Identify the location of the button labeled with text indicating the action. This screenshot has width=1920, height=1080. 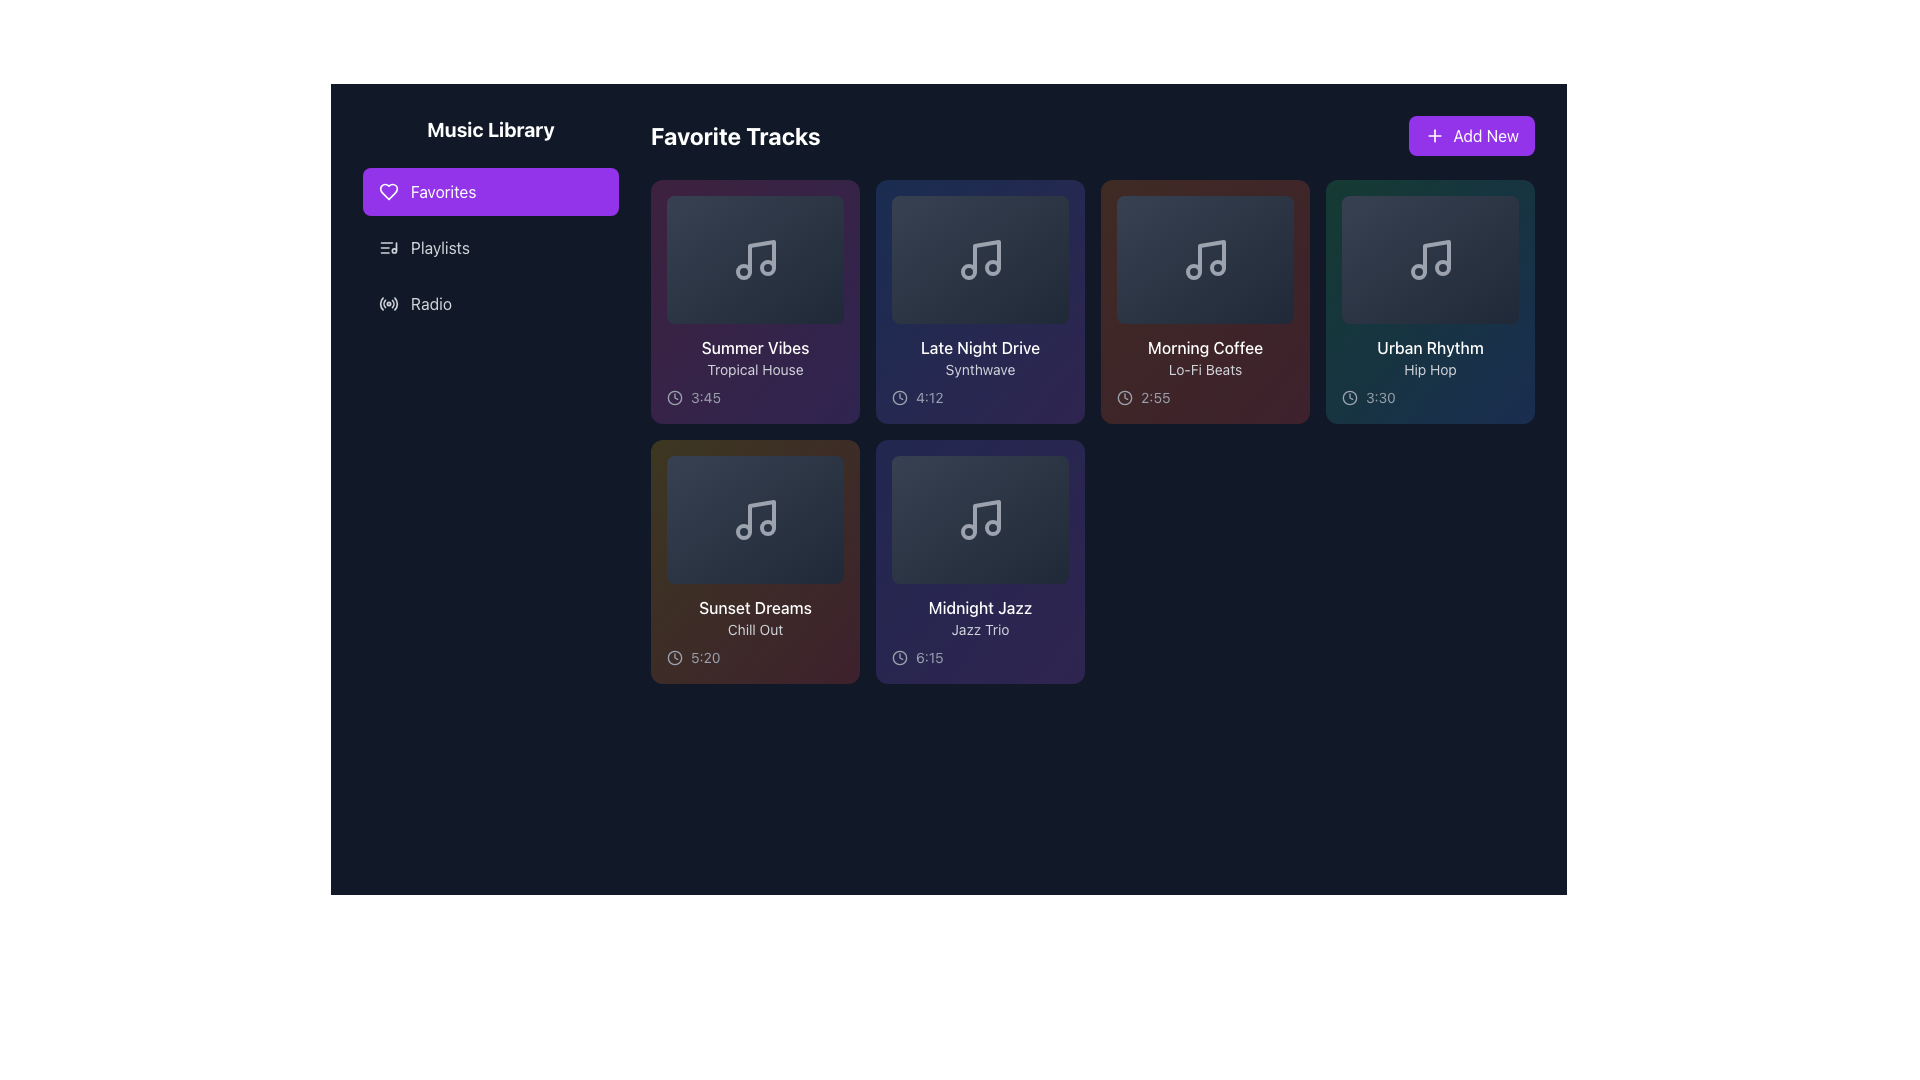
(1486, 135).